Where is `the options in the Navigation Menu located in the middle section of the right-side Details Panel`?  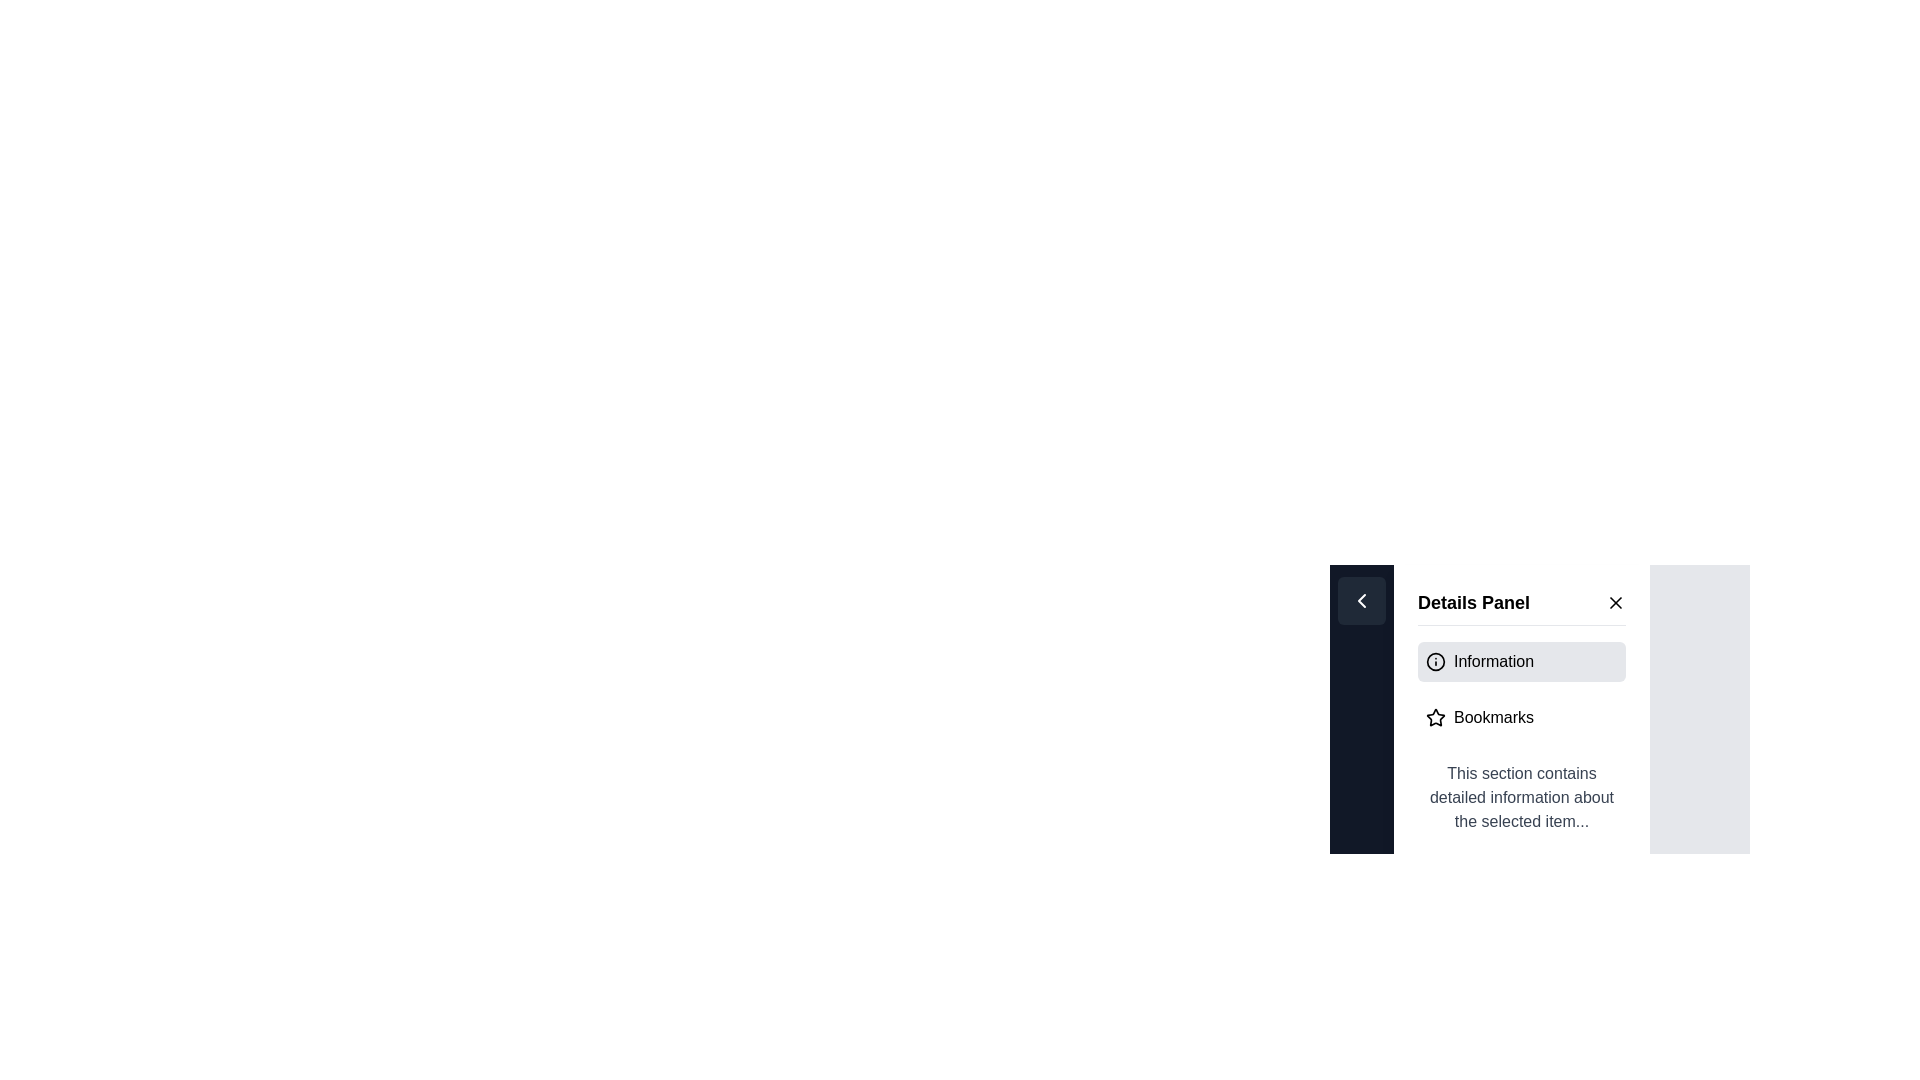
the options in the Navigation Menu located in the middle section of the right-side Details Panel is located at coordinates (1520, 689).